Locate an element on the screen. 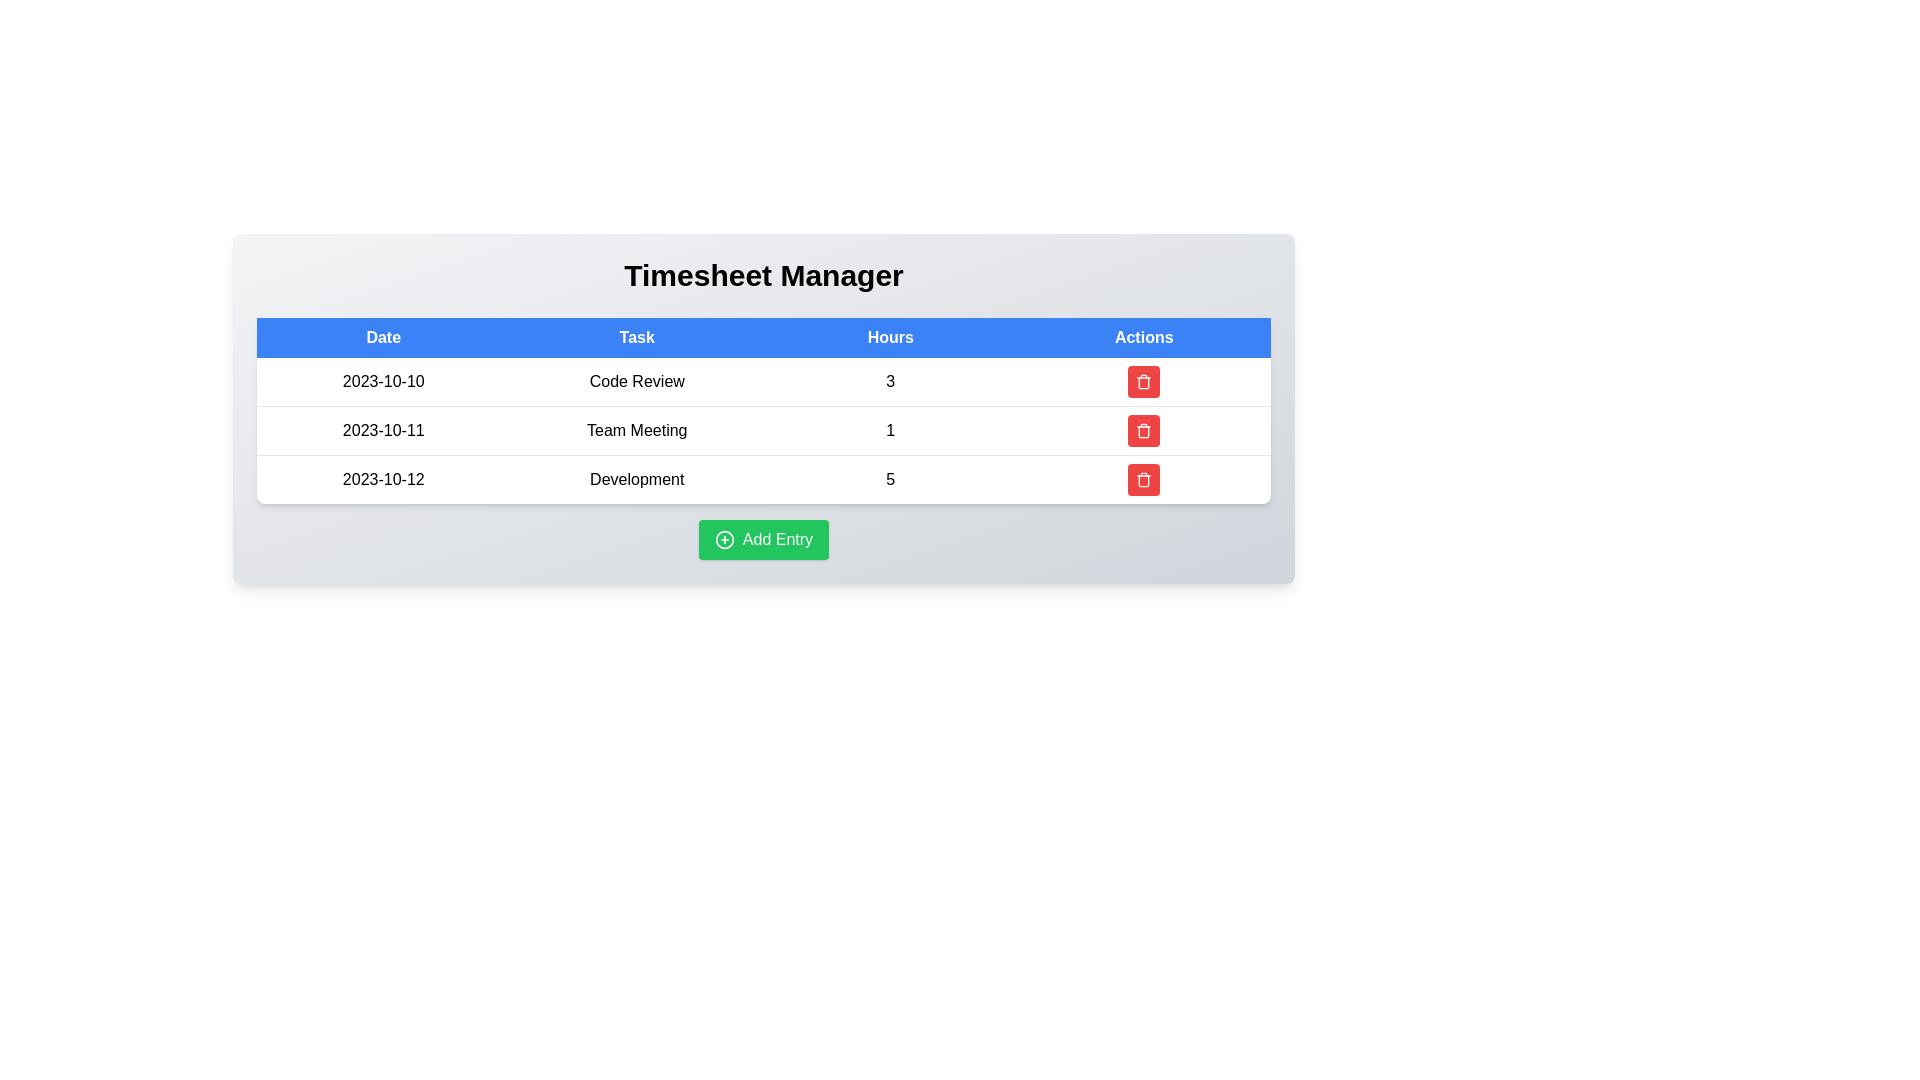 Image resolution: width=1920 pixels, height=1080 pixels. the third row in the table displaying the entries '2023-10-12', 'Development', and '5' is located at coordinates (762, 479).